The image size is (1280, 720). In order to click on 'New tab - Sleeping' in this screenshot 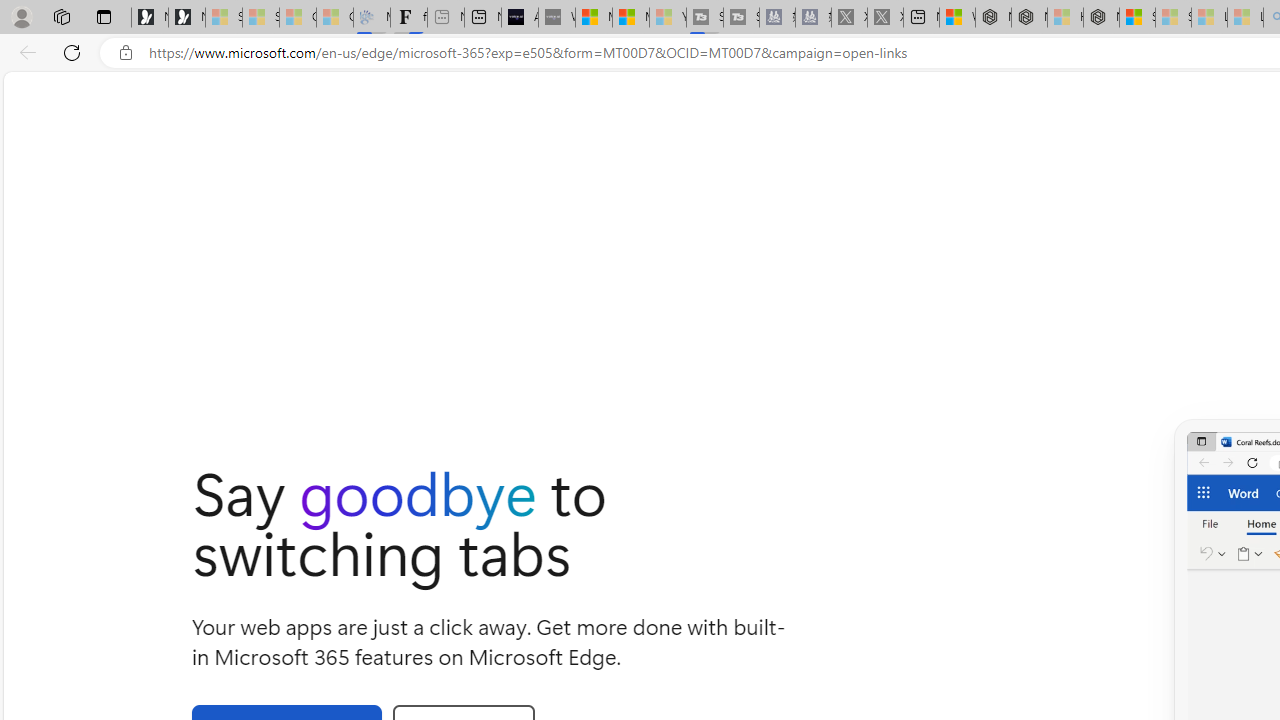, I will do `click(445, 17)`.